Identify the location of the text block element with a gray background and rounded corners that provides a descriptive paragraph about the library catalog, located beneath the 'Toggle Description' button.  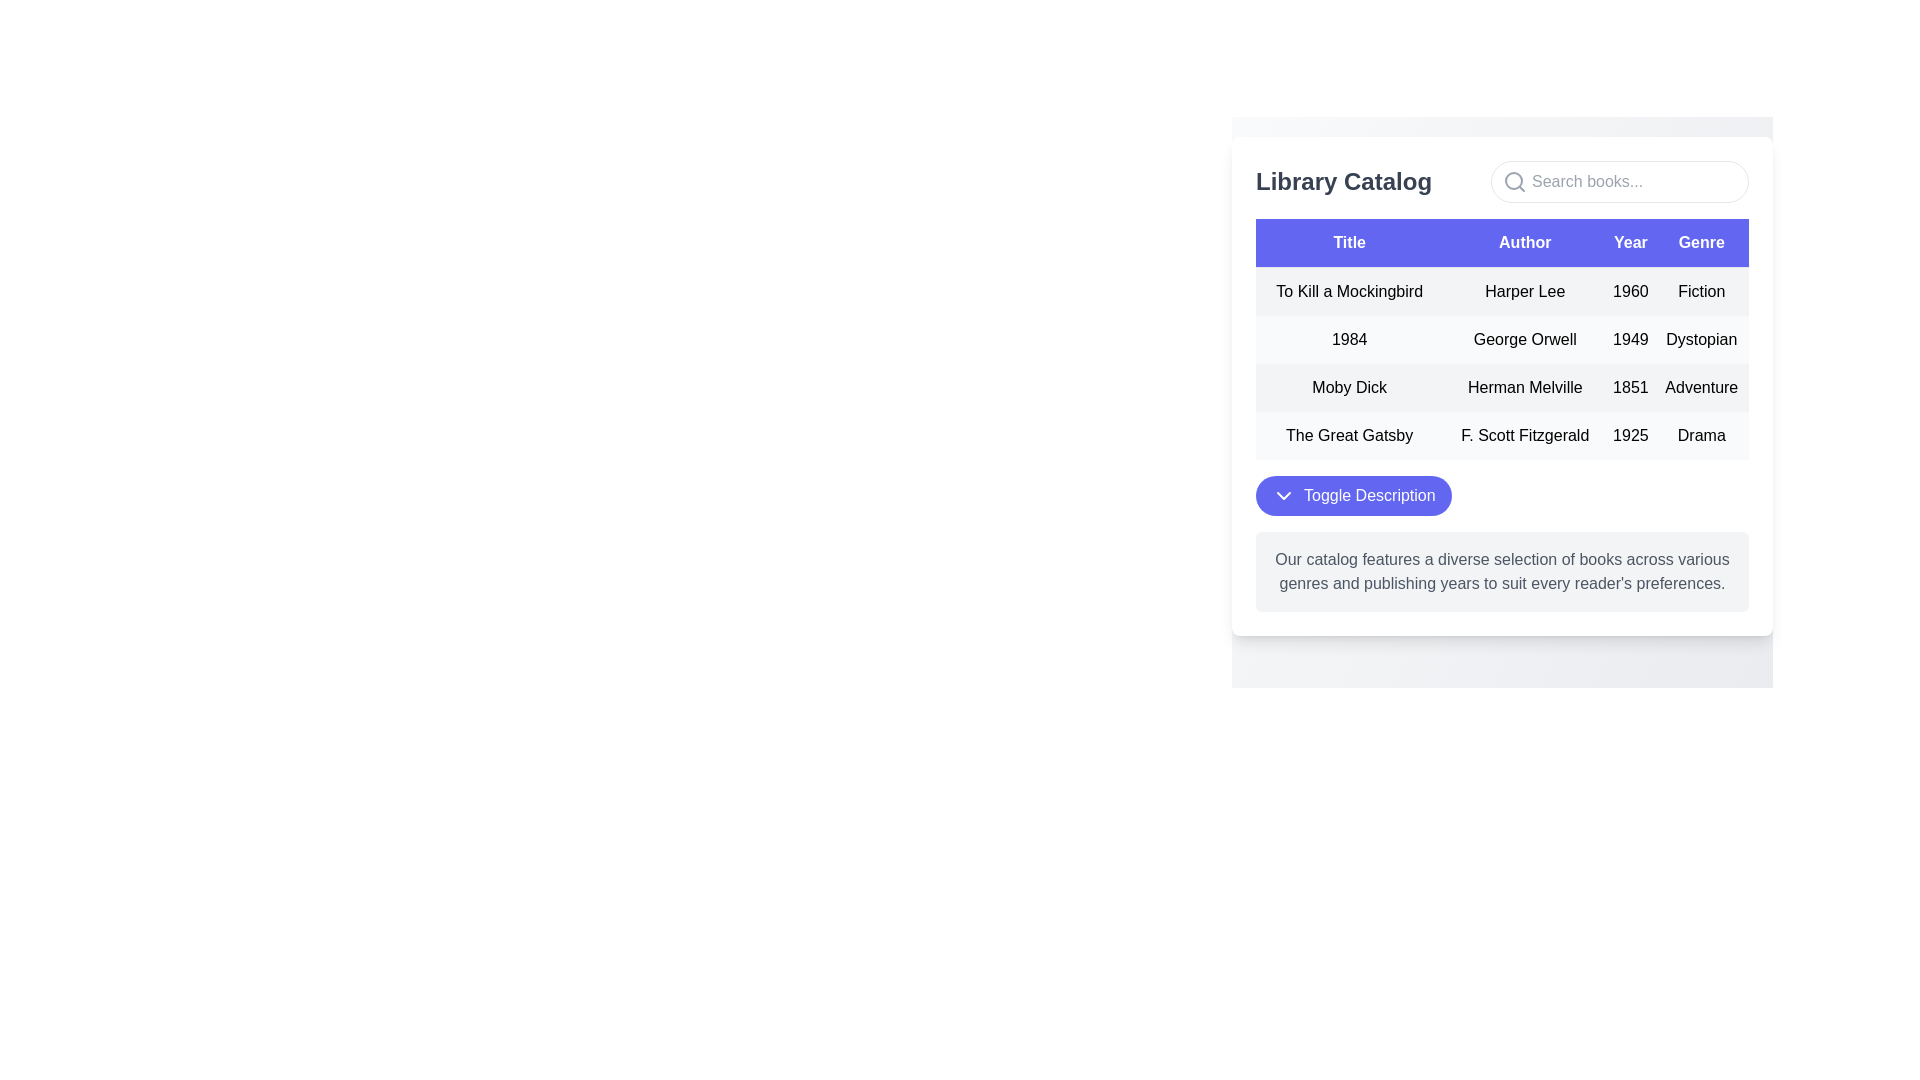
(1502, 543).